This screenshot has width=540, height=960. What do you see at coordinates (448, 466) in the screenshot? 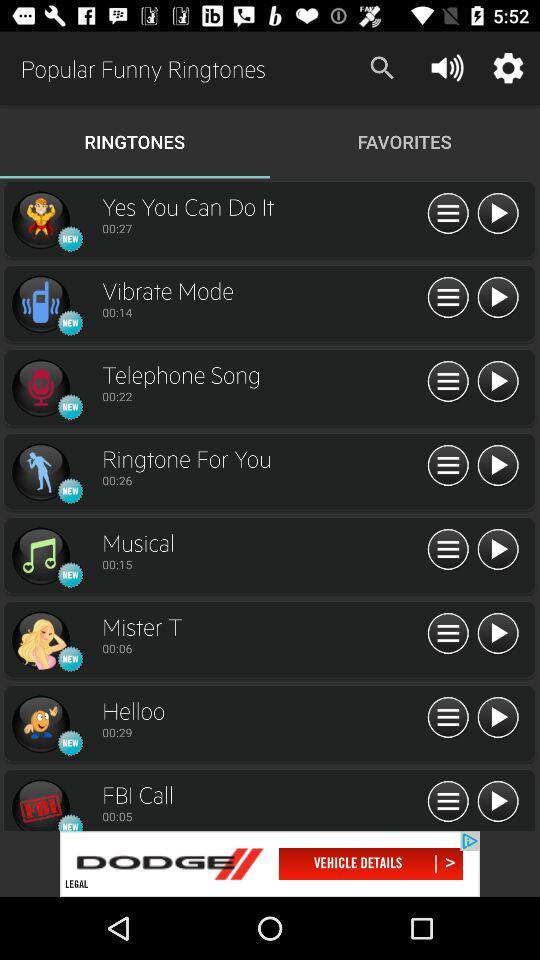
I see `menu icon` at bounding box center [448, 466].